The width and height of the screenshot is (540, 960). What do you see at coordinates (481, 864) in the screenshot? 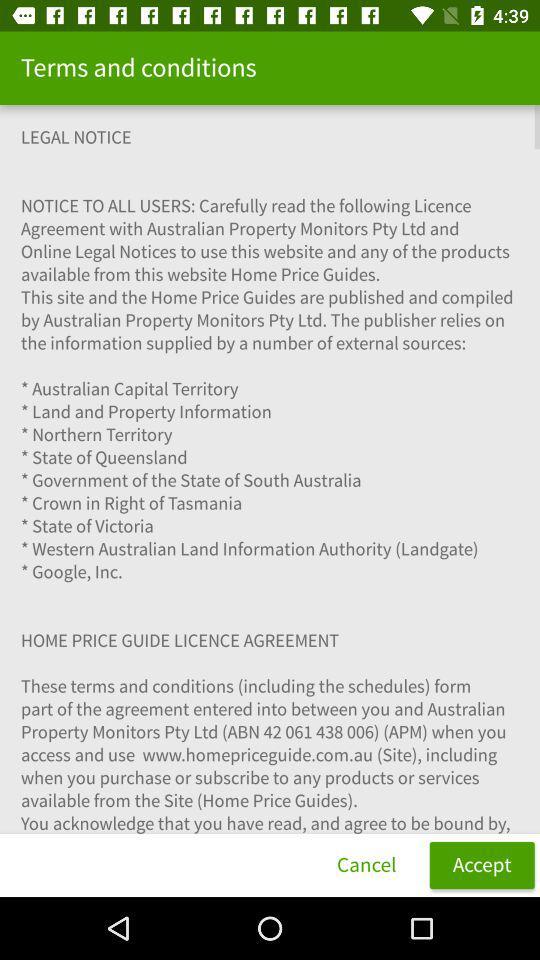
I see `item next to cancel icon` at bounding box center [481, 864].